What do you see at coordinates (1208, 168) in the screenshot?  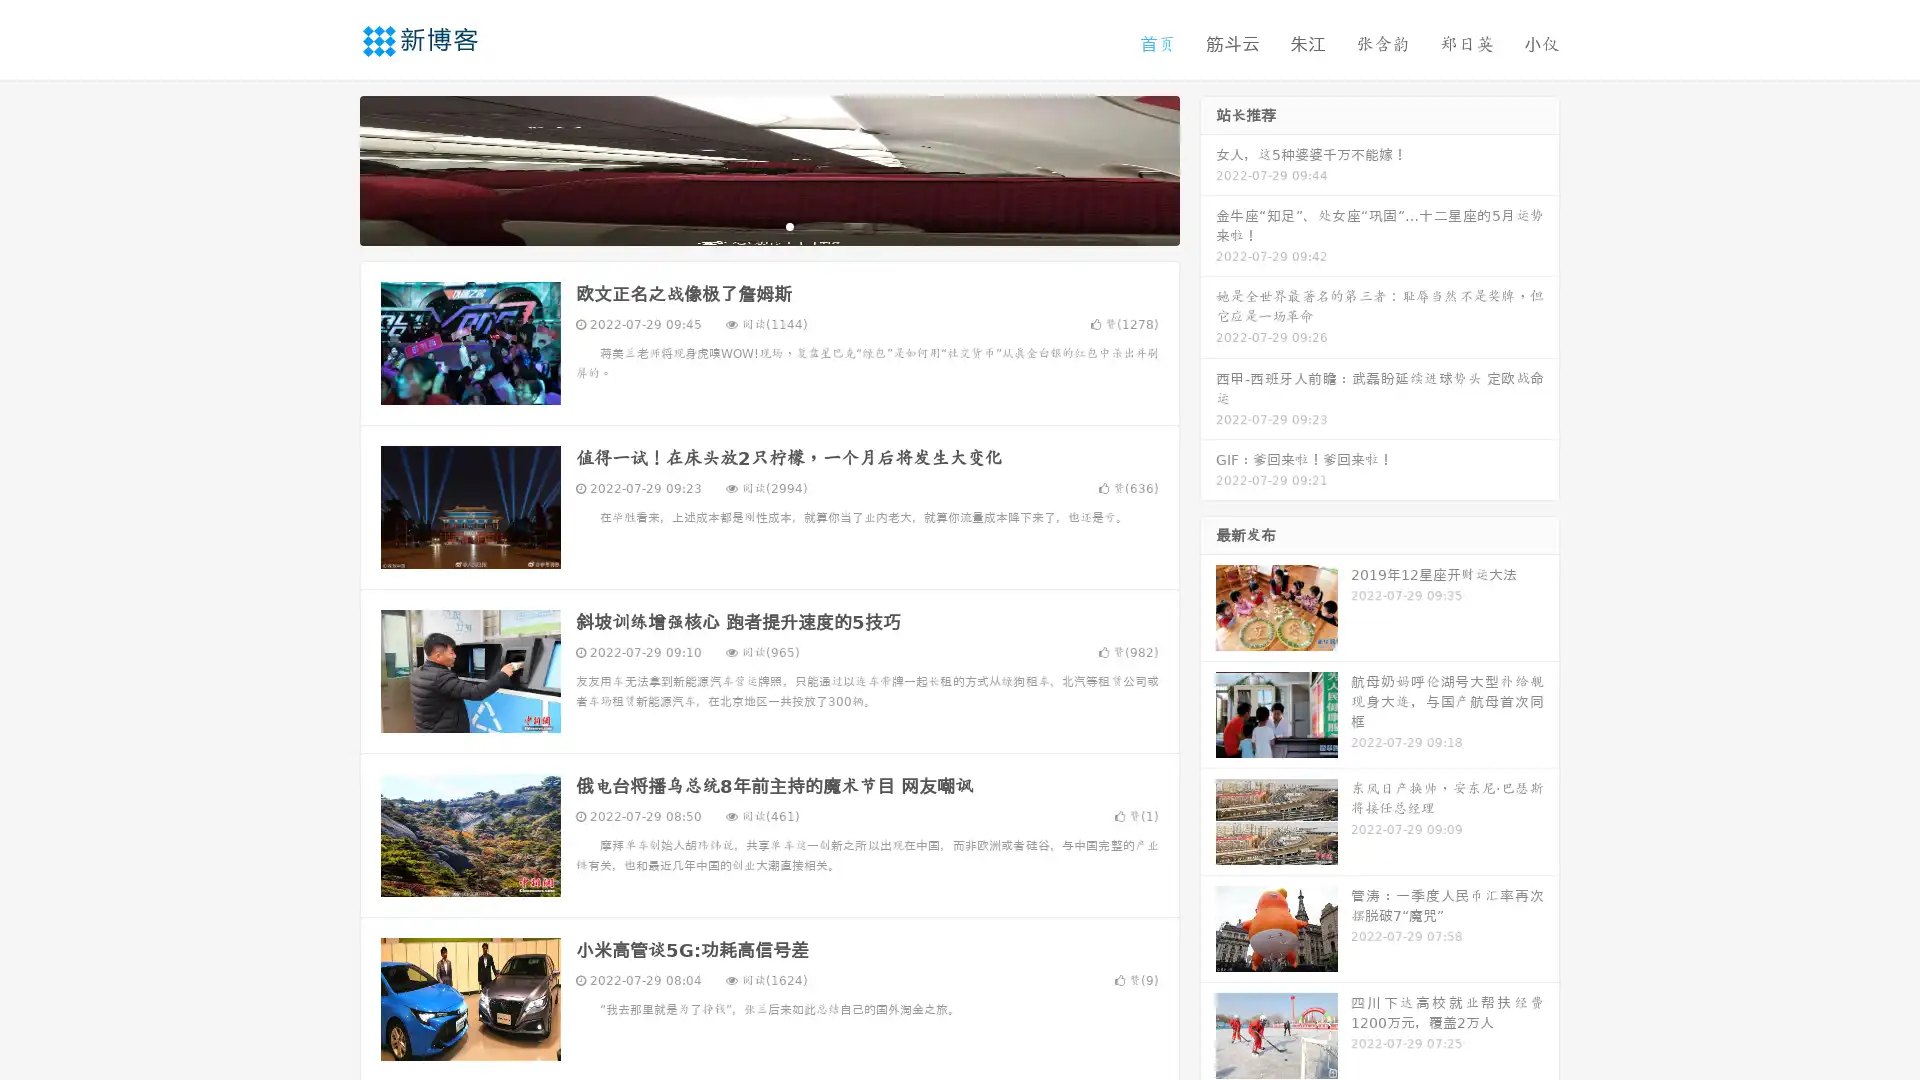 I see `Next slide` at bounding box center [1208, 168].